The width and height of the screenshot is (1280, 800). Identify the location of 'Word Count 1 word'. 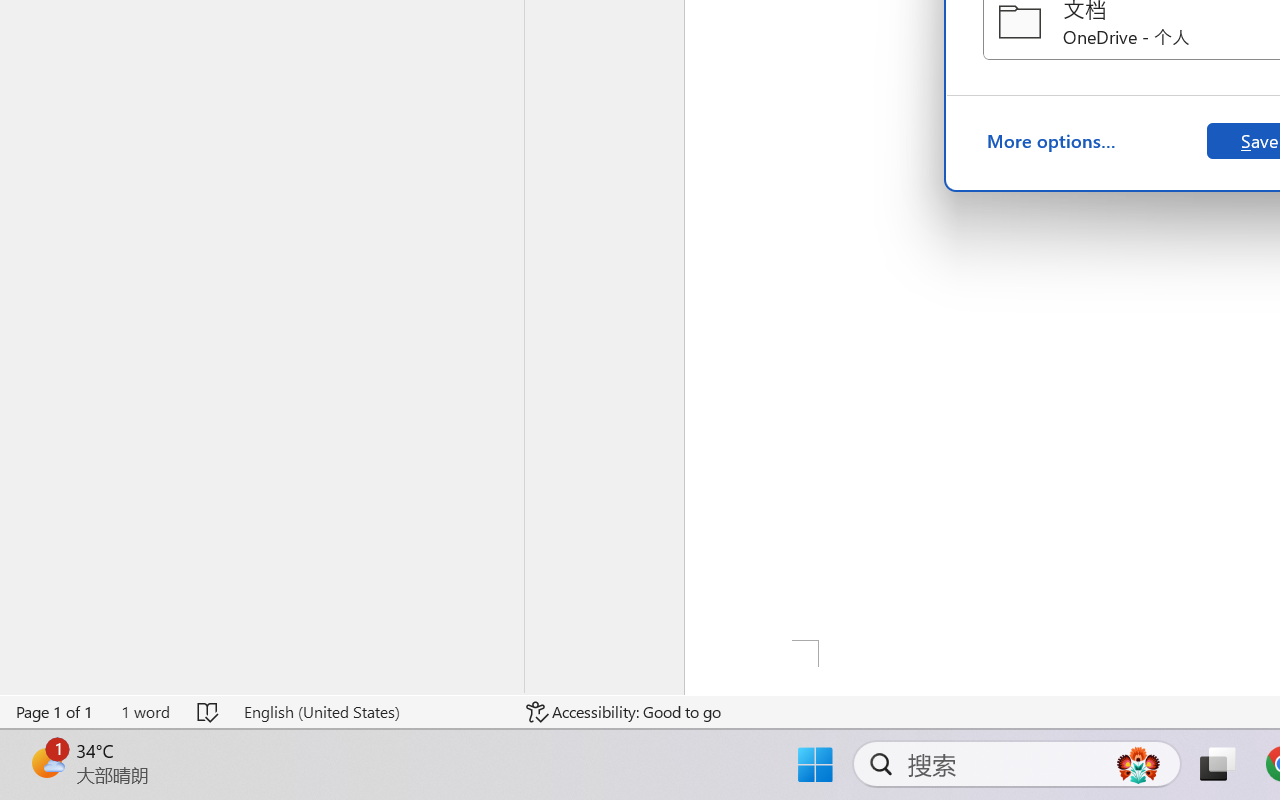
(144, 711).